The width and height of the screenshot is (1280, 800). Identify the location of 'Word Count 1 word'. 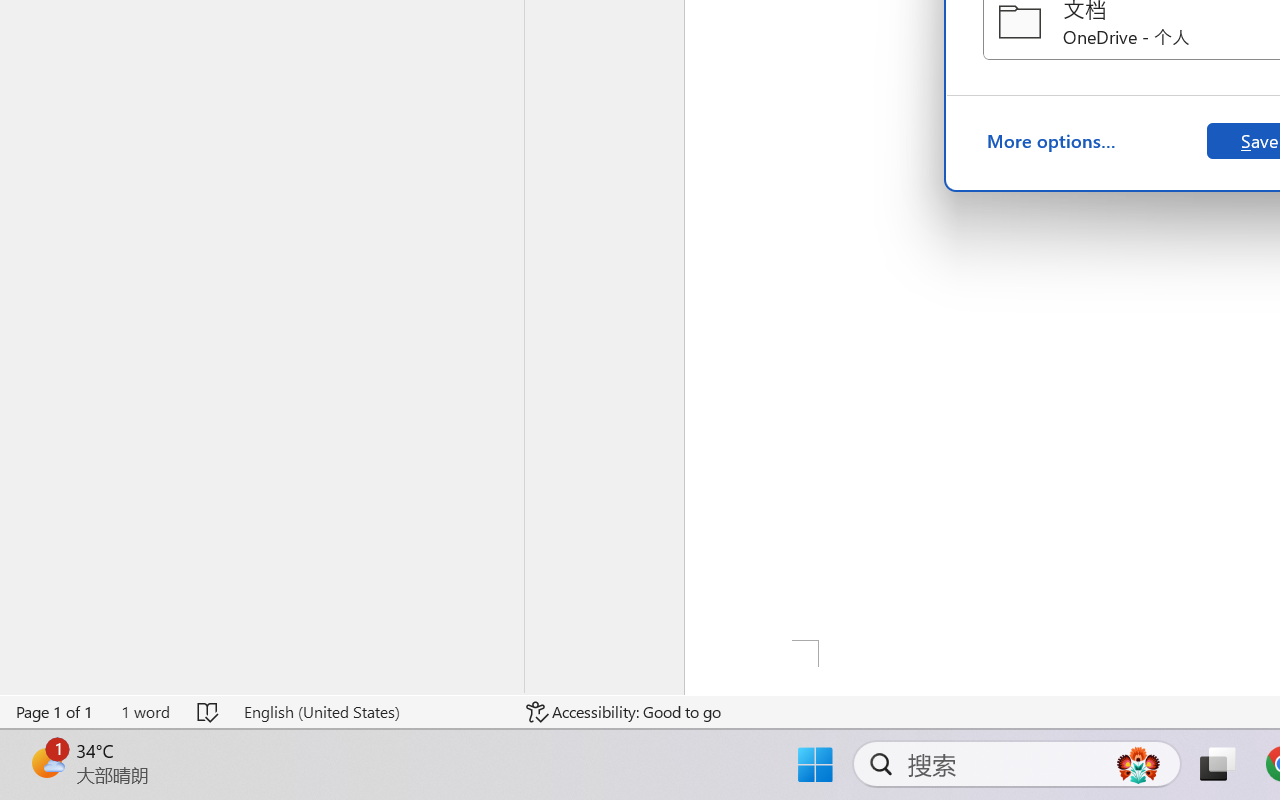
(144, 711).